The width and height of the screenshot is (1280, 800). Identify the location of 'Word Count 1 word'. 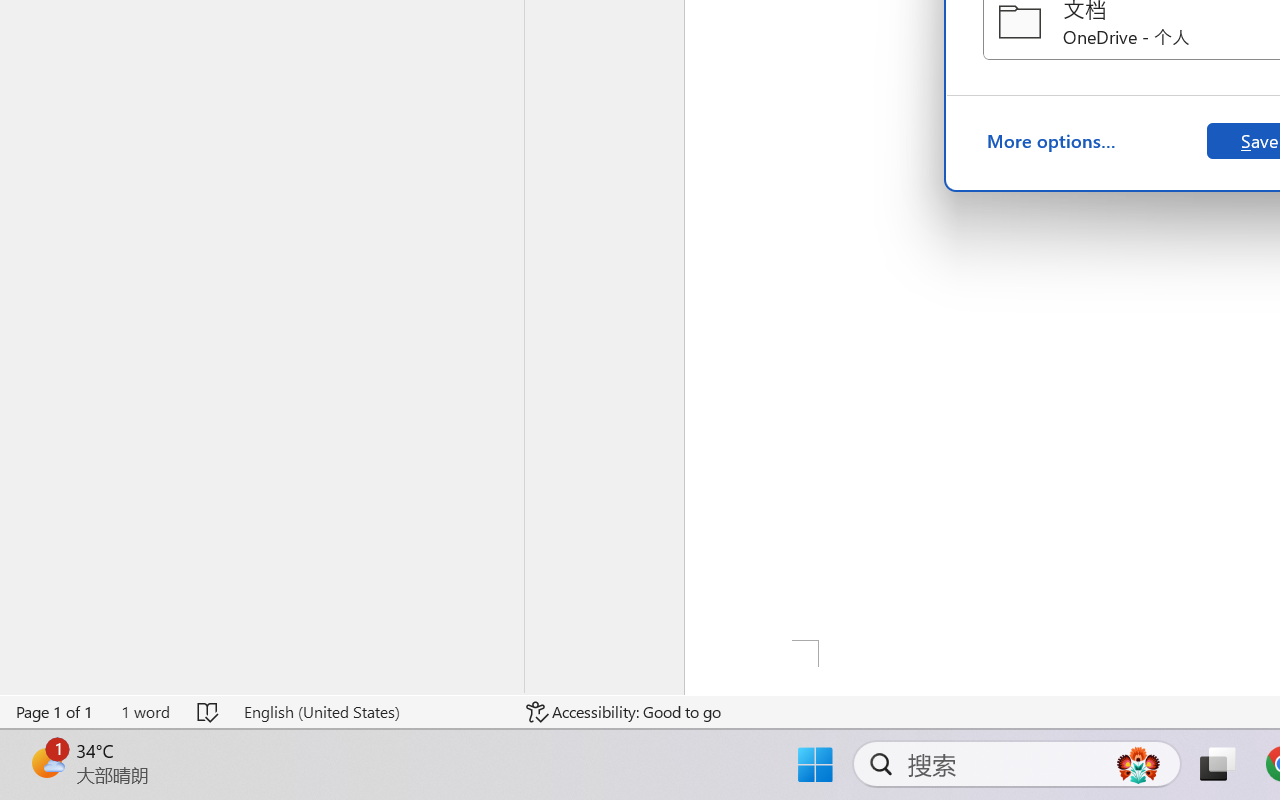
(144, 711).